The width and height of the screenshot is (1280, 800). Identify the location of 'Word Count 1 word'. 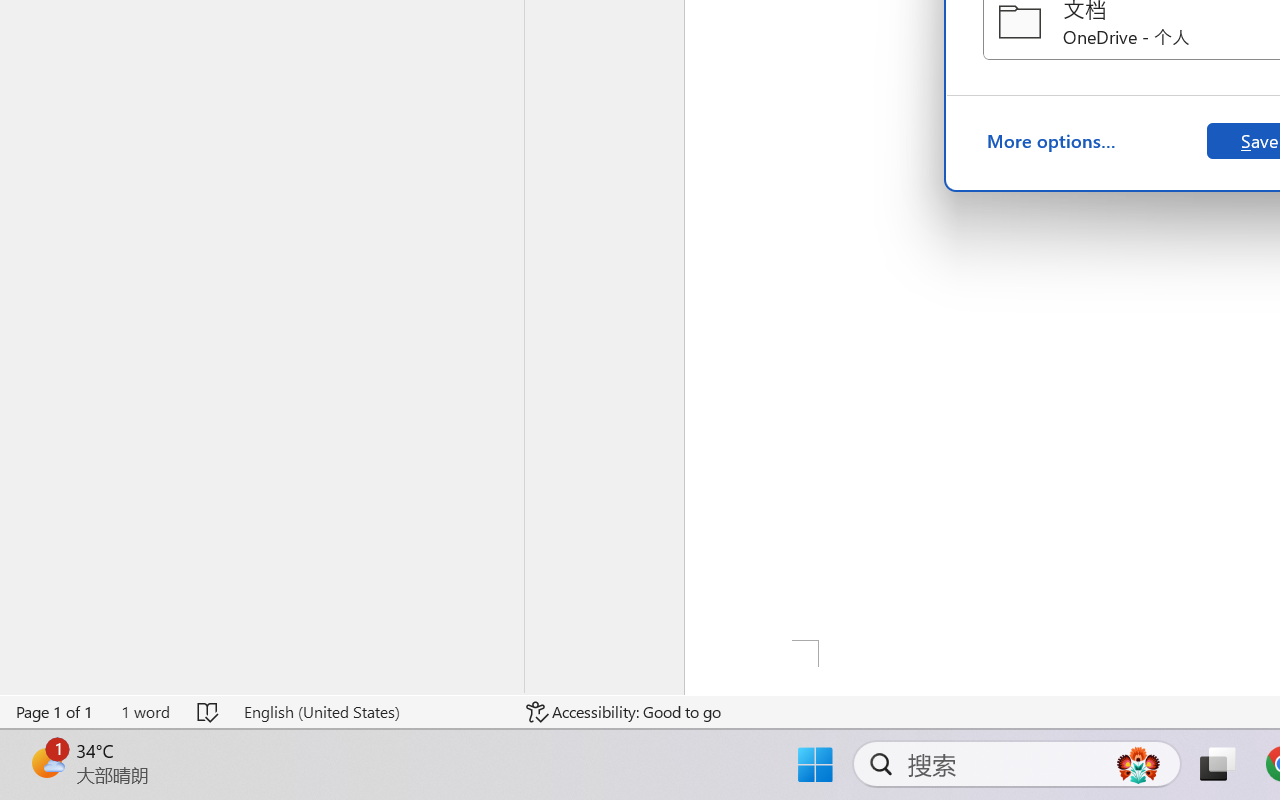
(144, 711).